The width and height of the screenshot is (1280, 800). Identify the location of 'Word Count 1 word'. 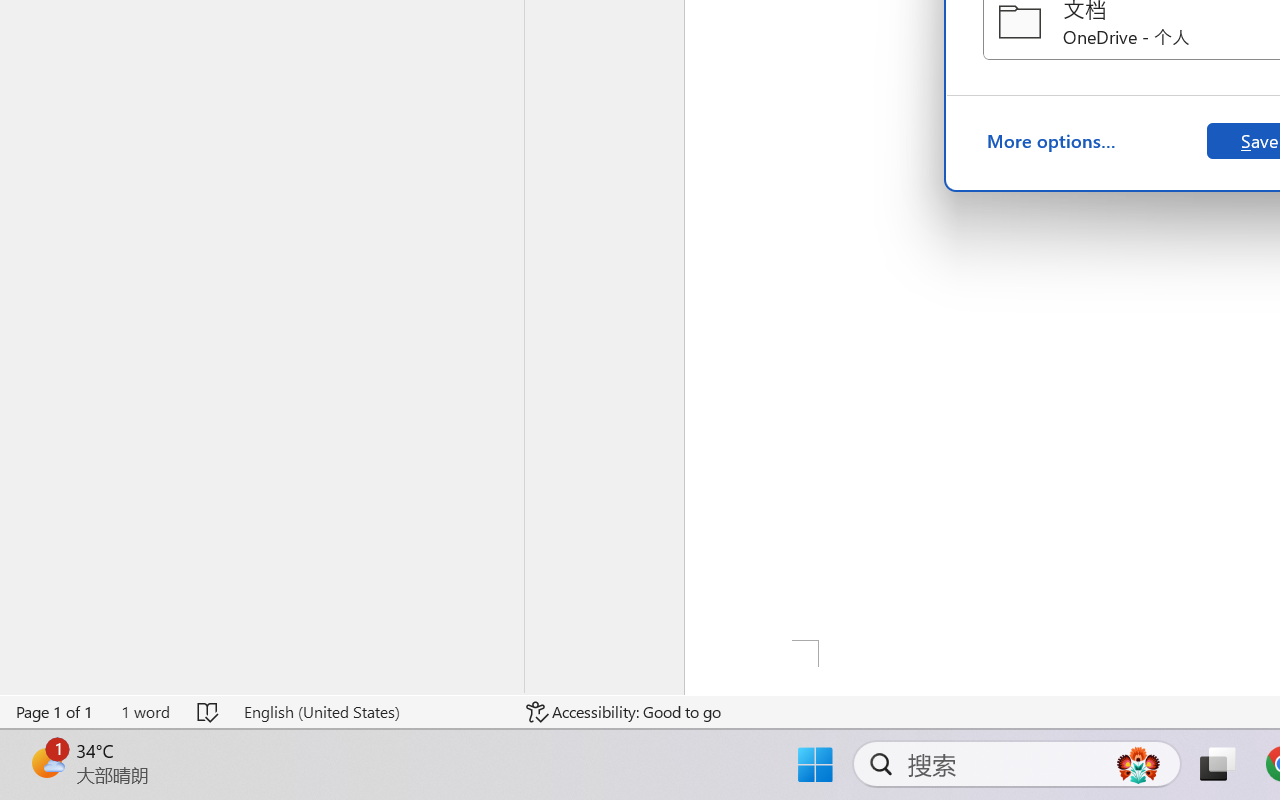
(144, 711).